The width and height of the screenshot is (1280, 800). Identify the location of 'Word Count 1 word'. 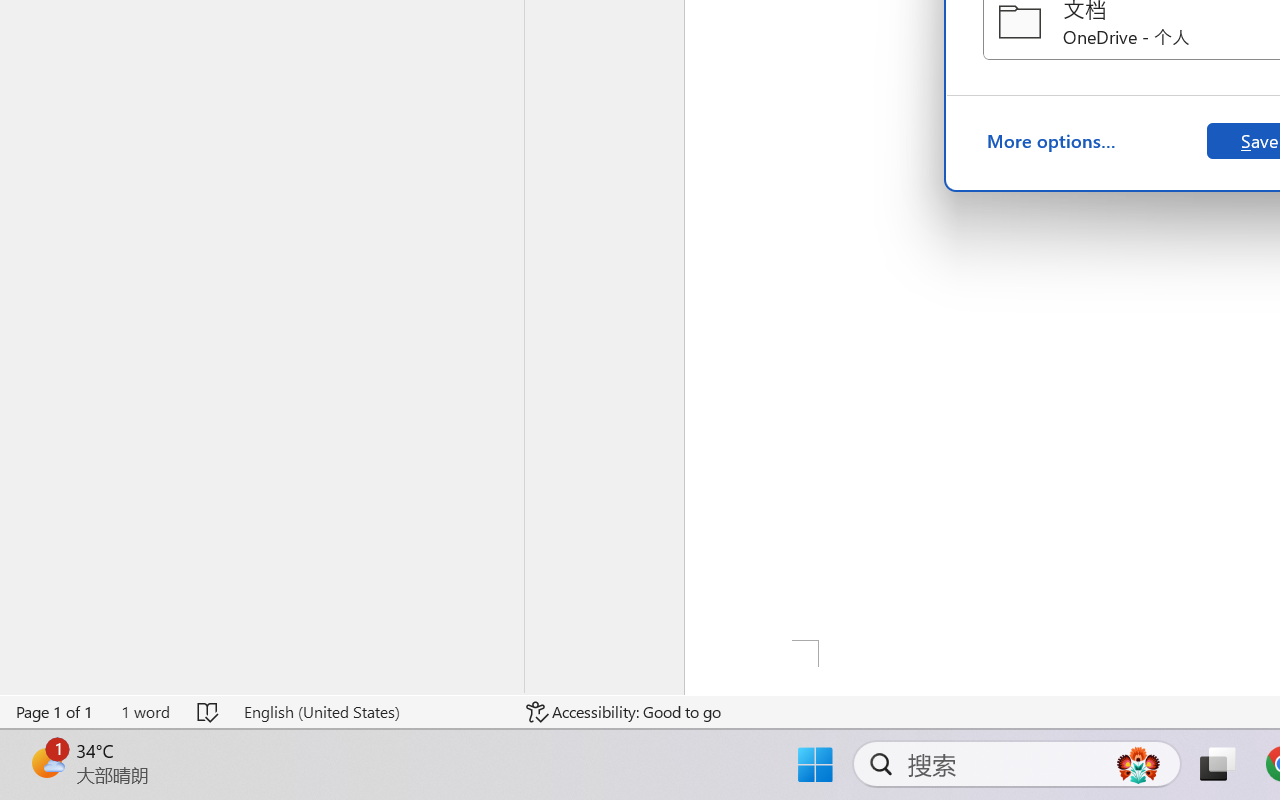
(144, 711).